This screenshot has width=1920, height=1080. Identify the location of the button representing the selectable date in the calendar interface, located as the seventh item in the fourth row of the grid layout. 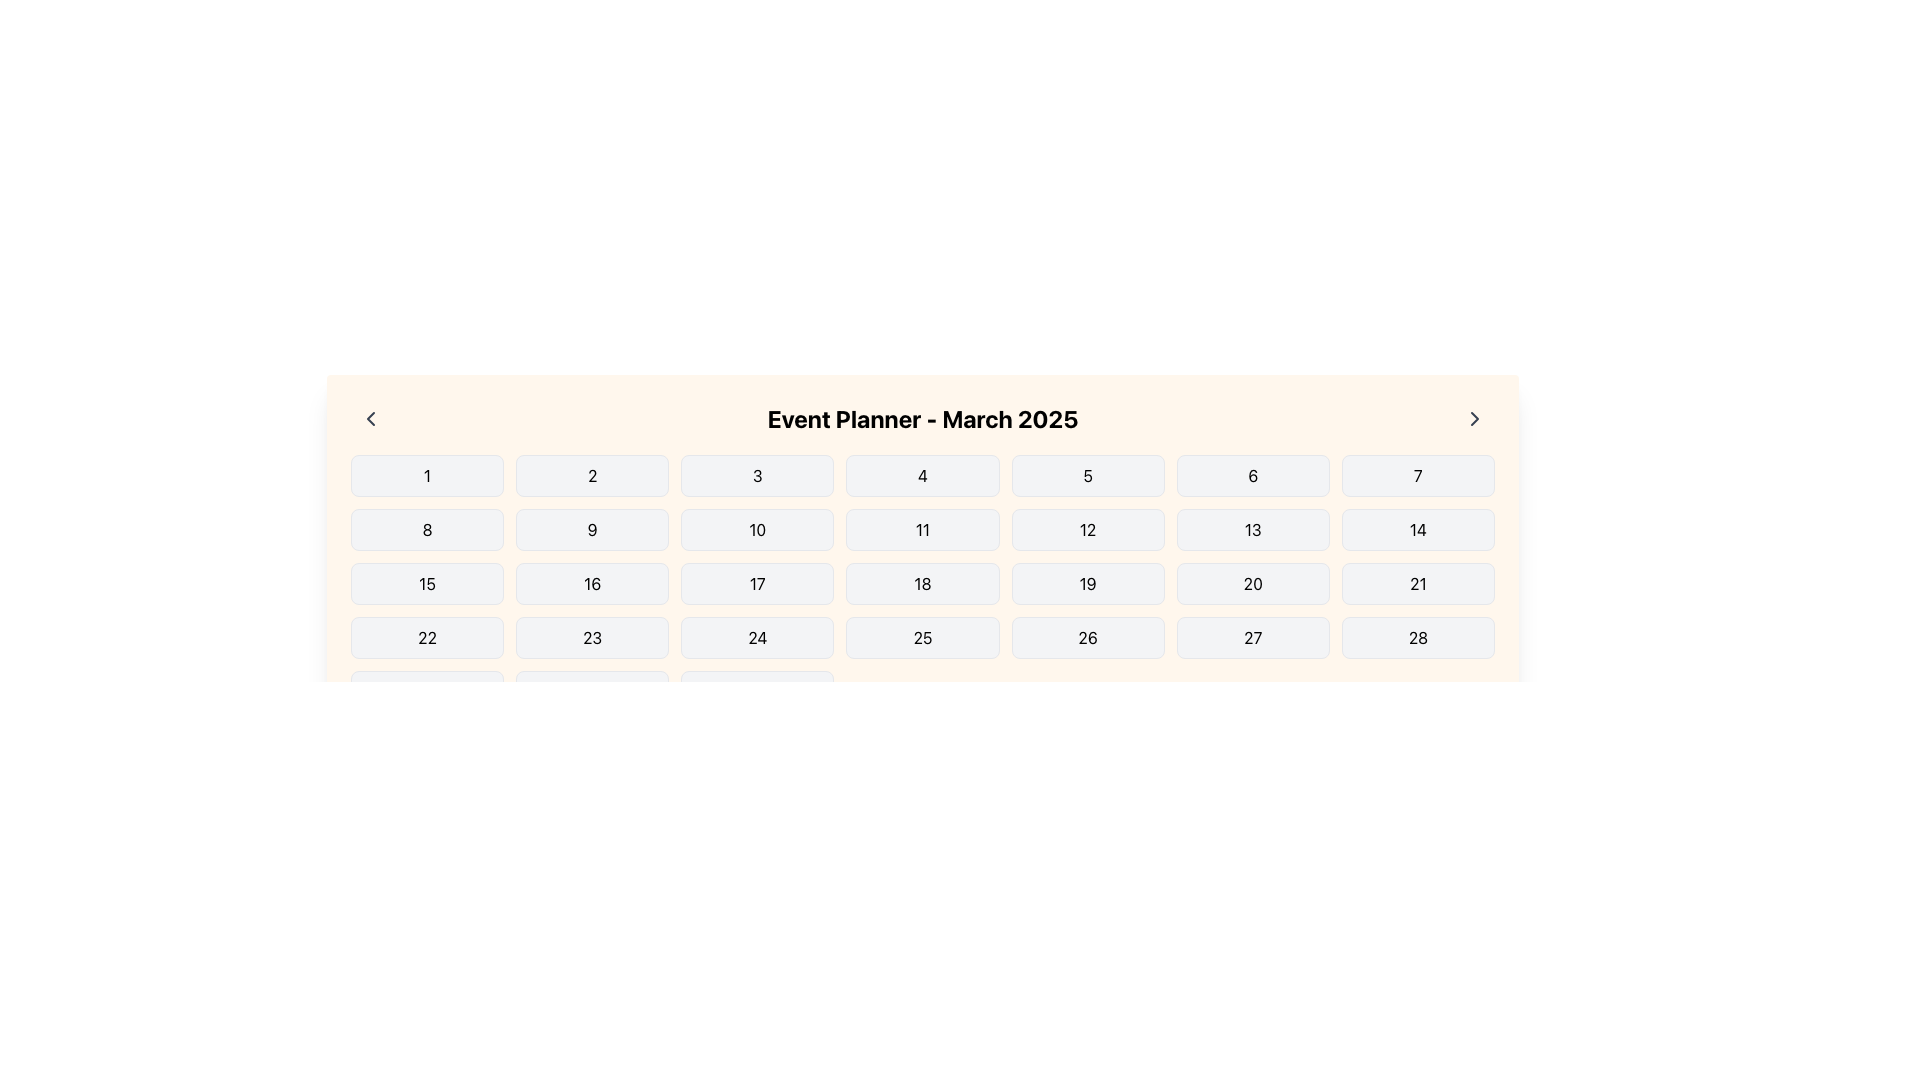
(1417, 583).